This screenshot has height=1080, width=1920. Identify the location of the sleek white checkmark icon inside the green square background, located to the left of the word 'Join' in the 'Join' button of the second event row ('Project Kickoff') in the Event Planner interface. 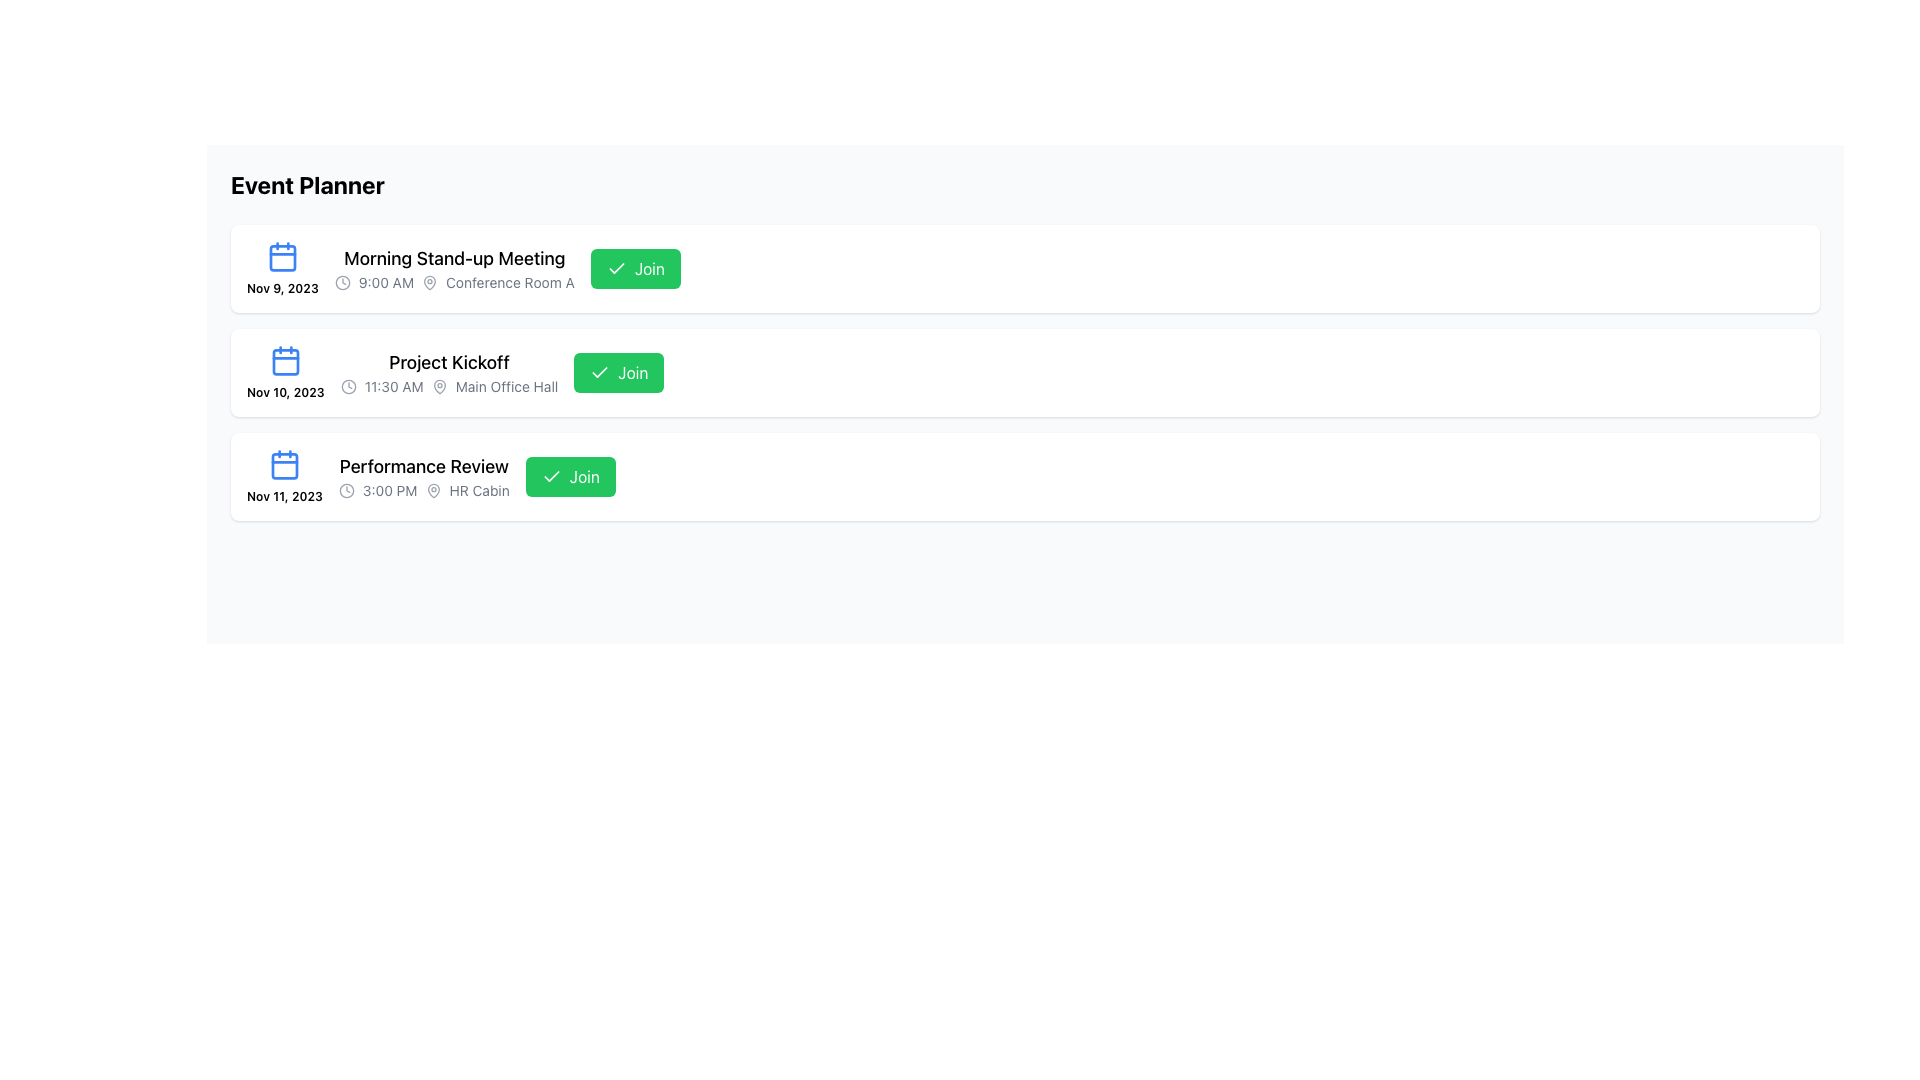
(599, 373).